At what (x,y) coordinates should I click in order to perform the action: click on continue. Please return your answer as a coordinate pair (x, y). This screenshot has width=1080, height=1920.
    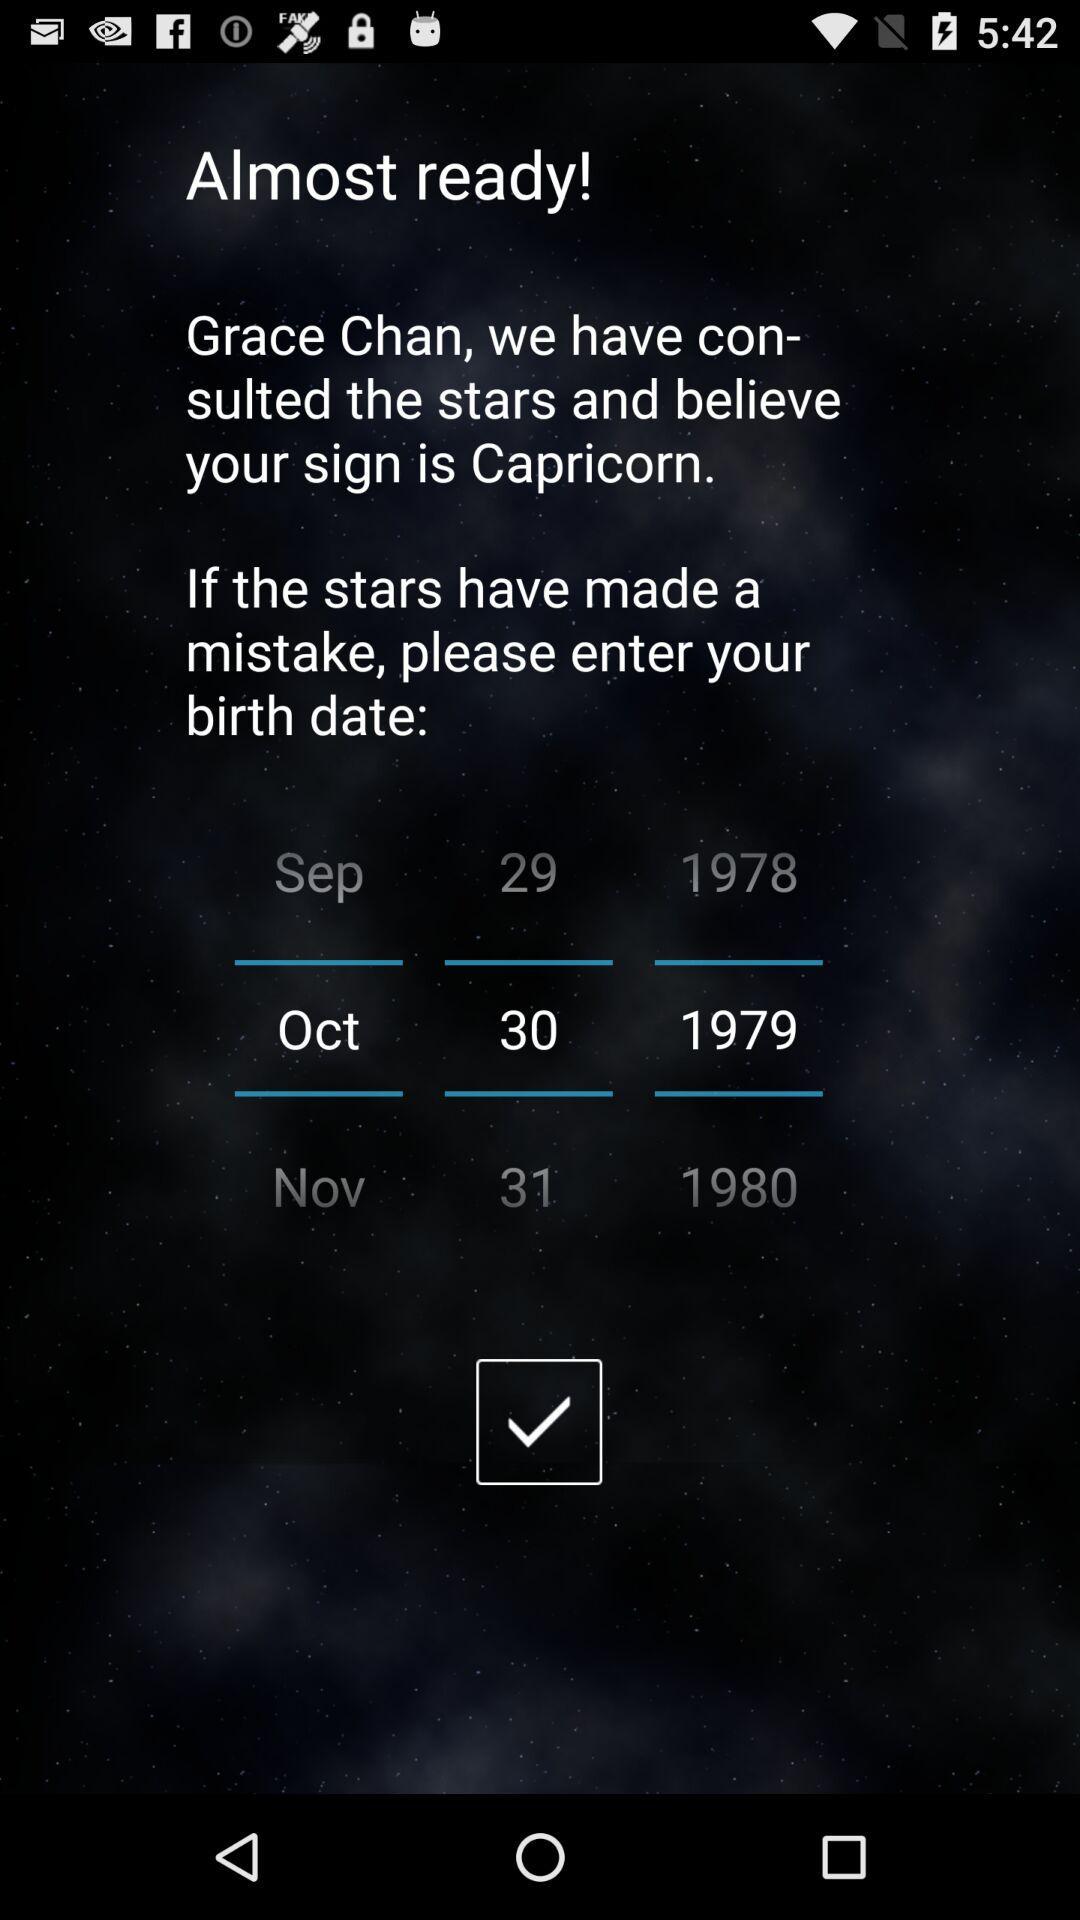
    Looking at the image, I should click on (538, 1420).